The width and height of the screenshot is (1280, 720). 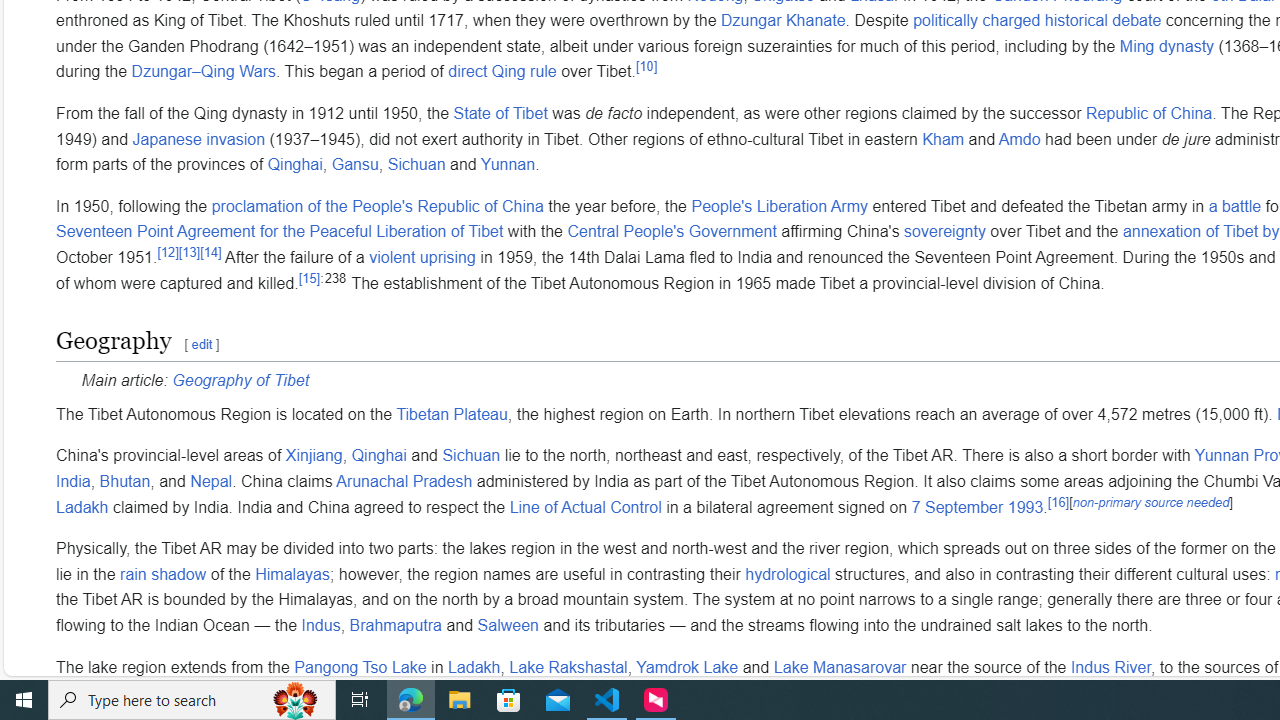 What do you see at coordinates (199, 138) in the screenshot?
I see `'Japanese invasion'` at bounding box center [199, 138].